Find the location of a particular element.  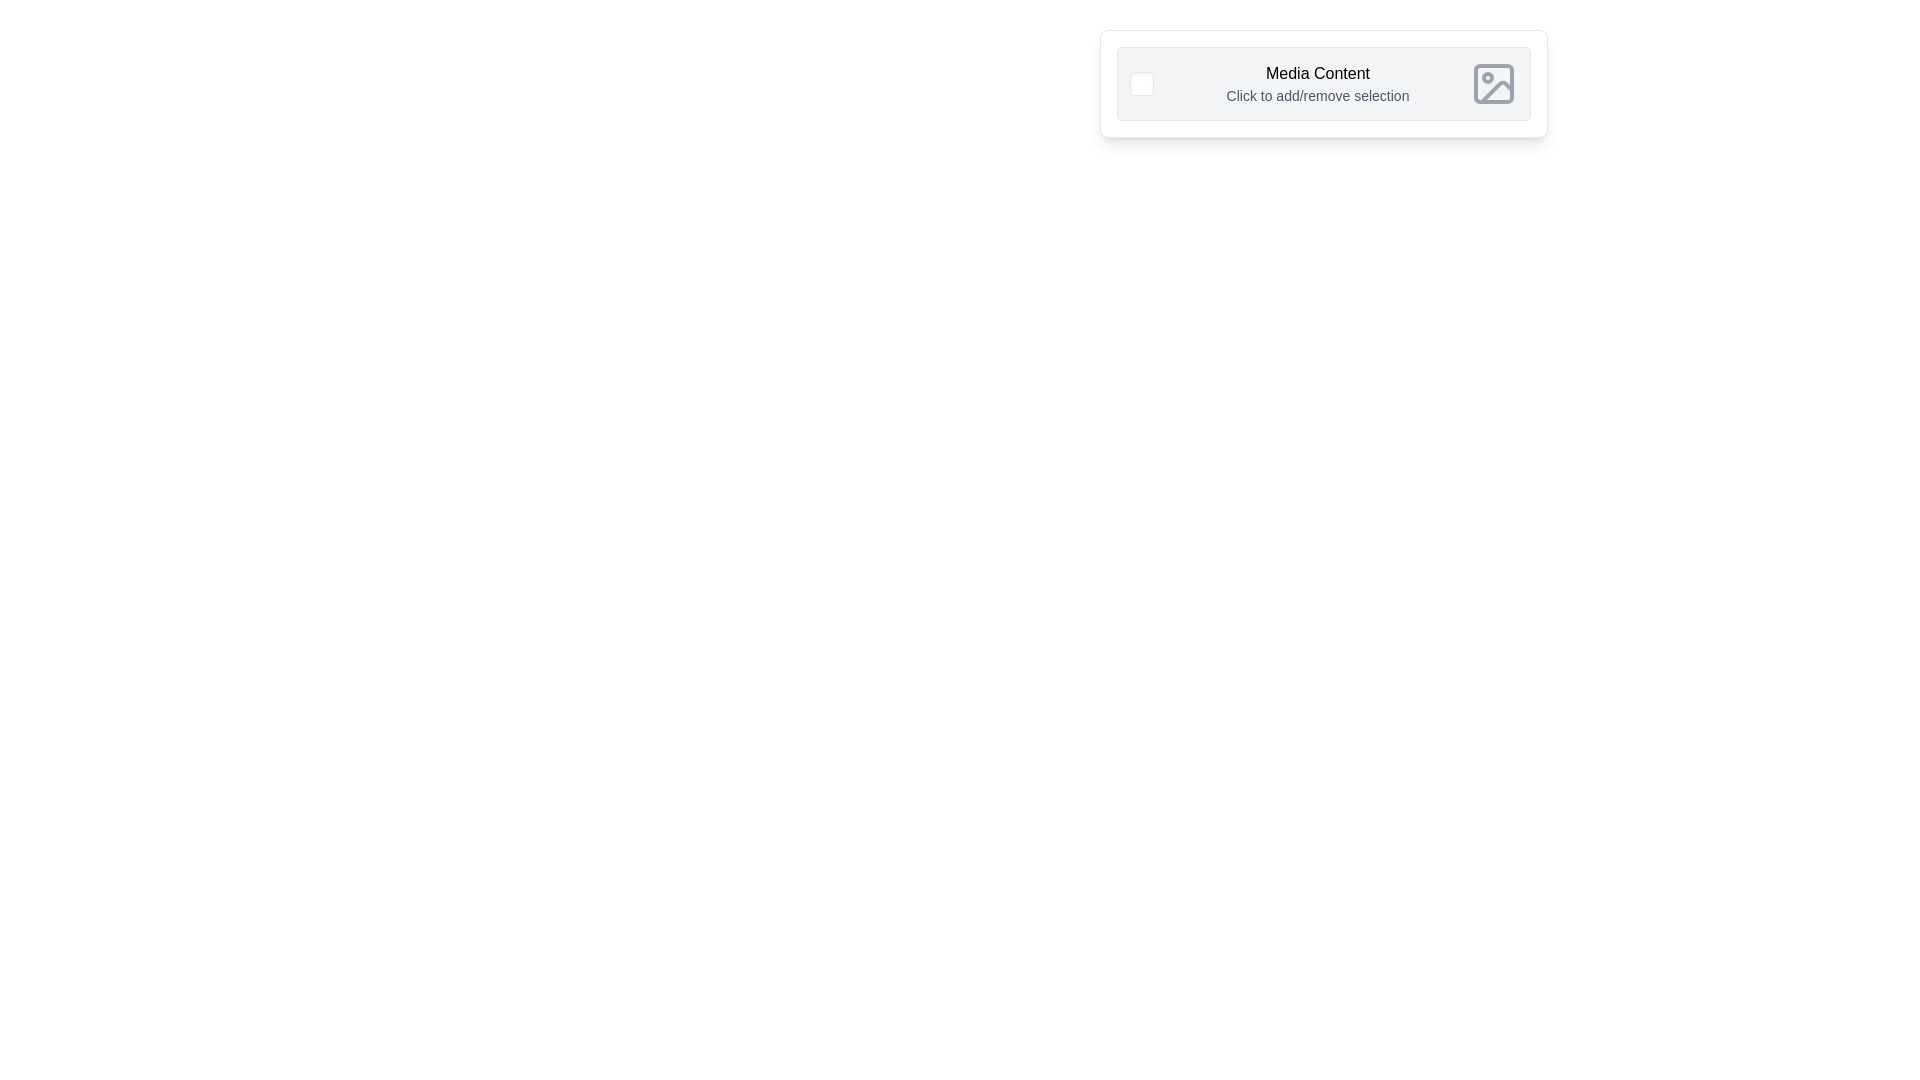

the static informational text that reads 'Click to add/remove selection', which is styled in a smaller light gray font and located below the 'Media Content' title is located at coordinates (1318, 96).